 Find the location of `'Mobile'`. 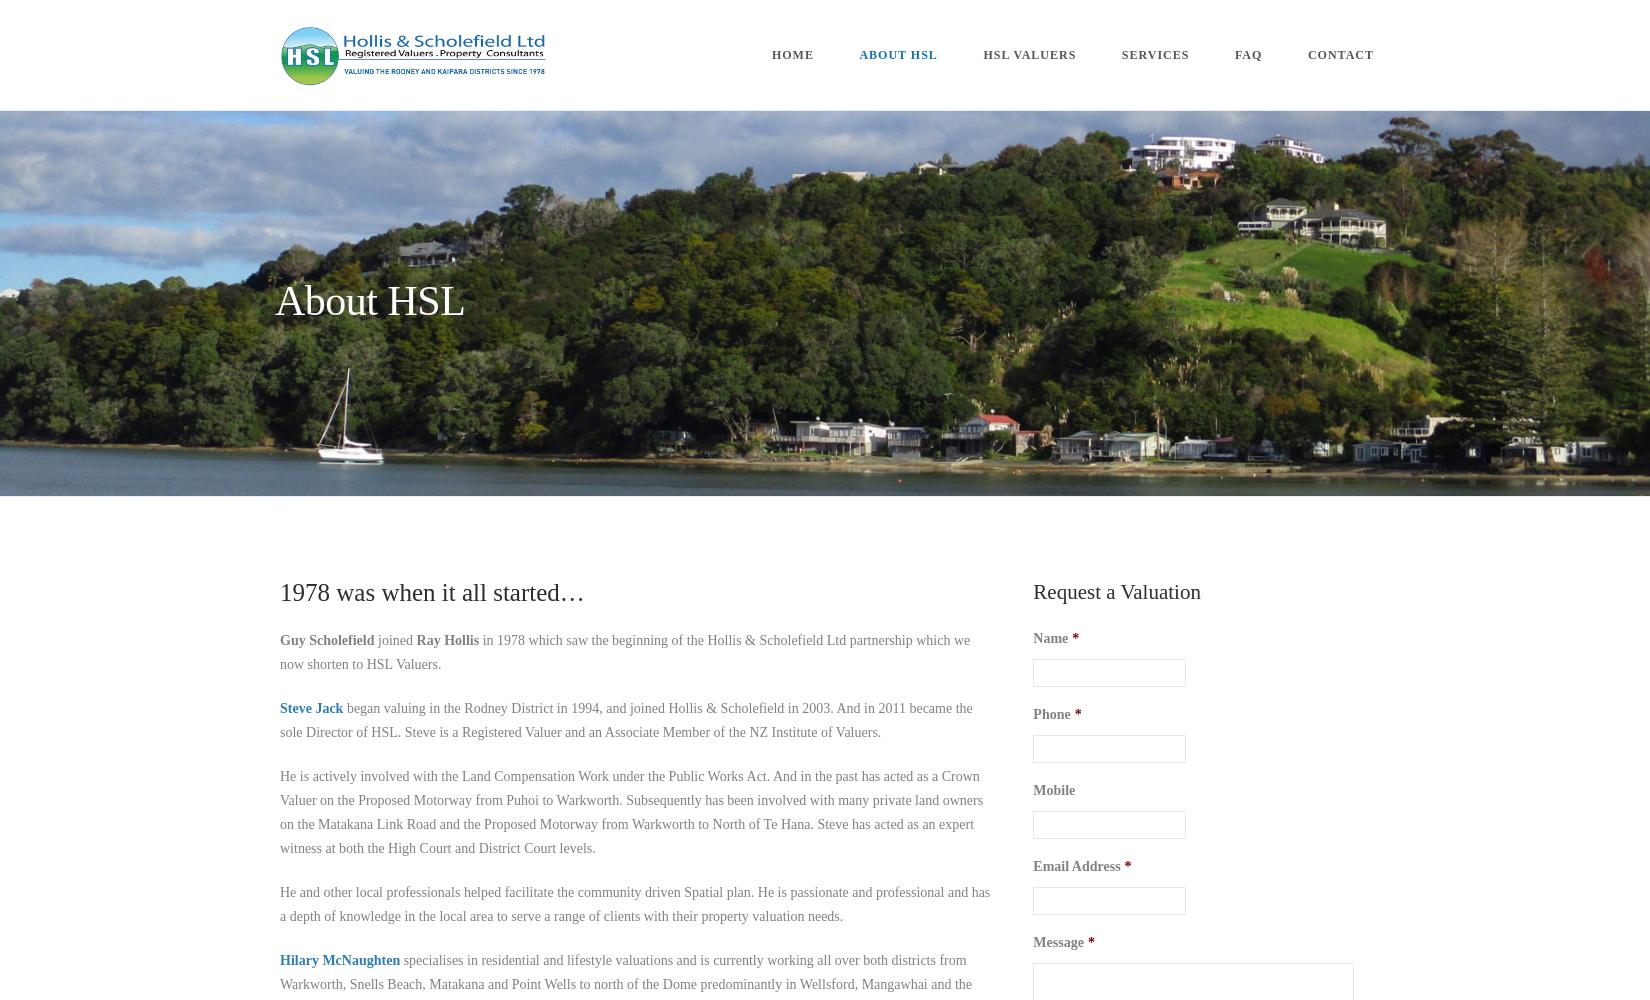

'Mobile' is located at coordinates (1054, 790).